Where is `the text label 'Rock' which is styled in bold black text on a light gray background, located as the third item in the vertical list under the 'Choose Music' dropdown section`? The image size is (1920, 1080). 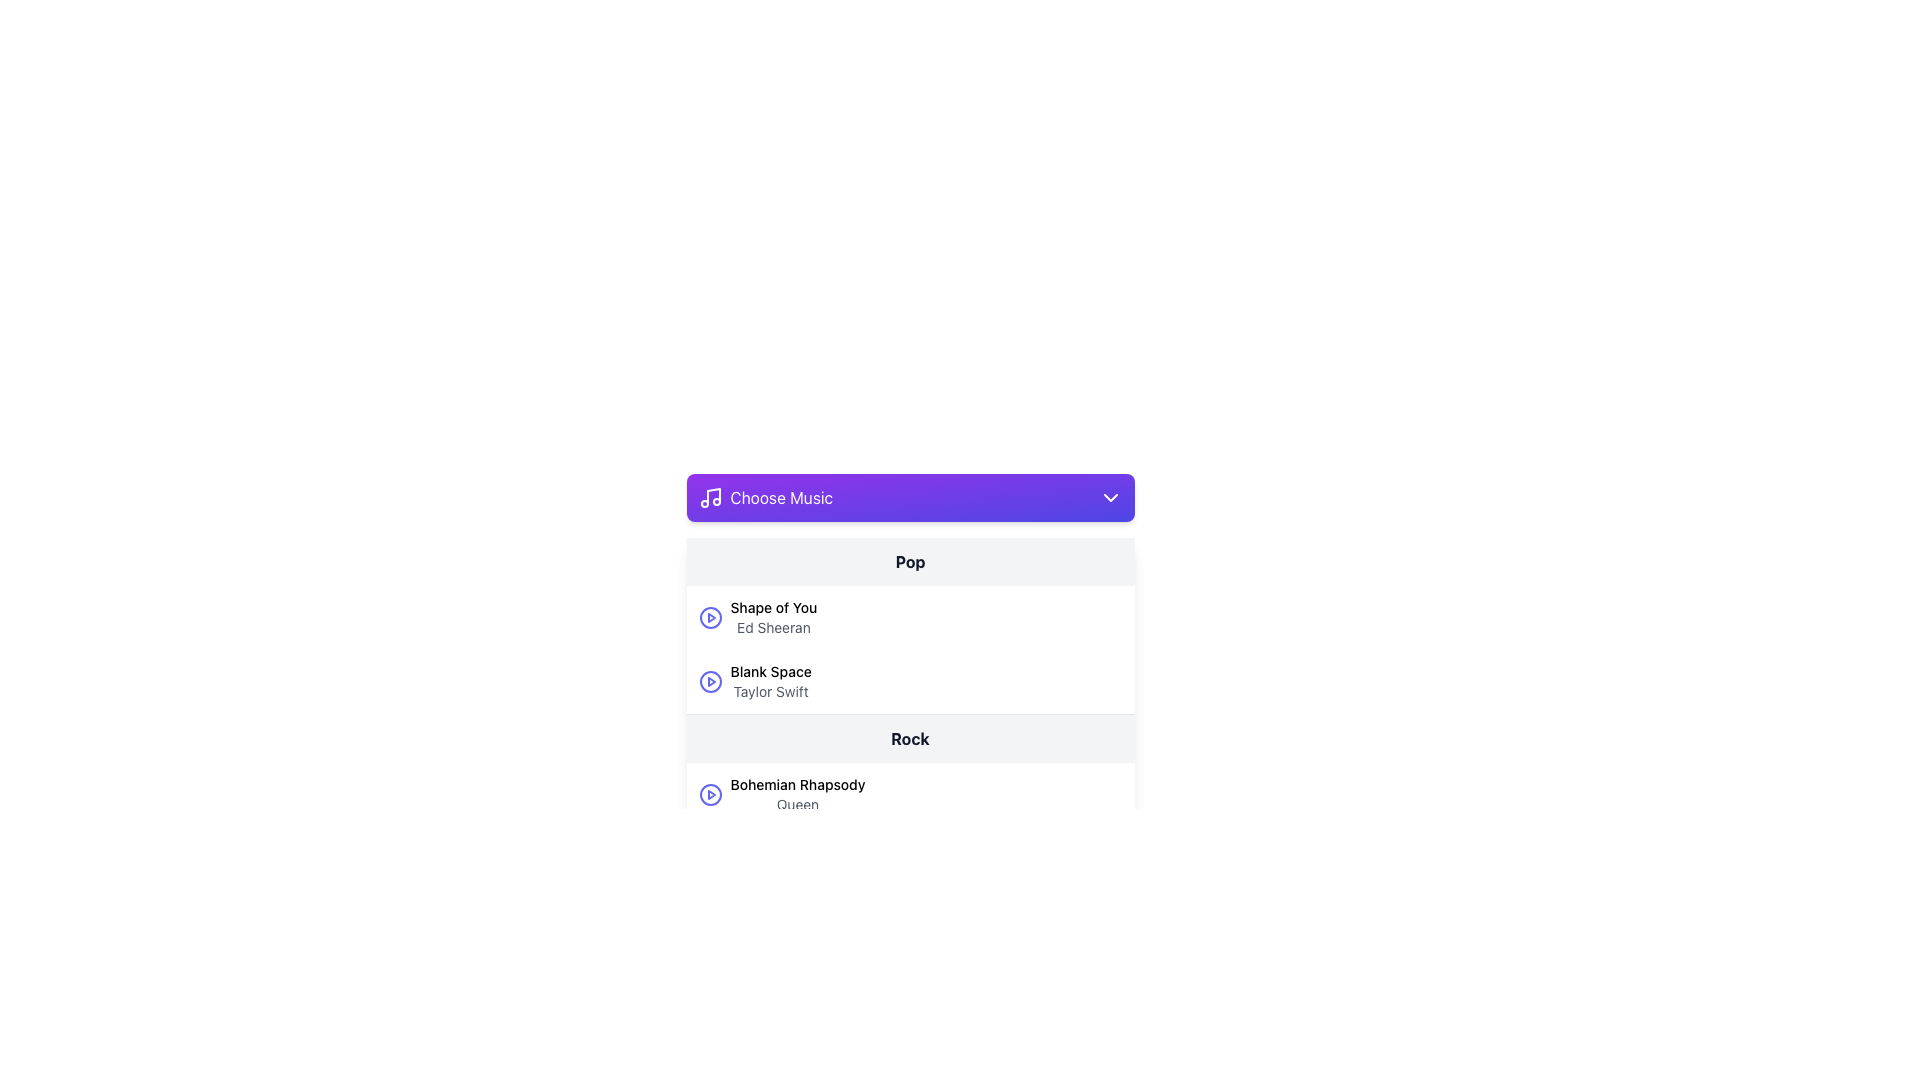
the text label 'Rock' which is styled in bold black text on a light gray background, located as the third item in the vertical list under the 'Choose Music' dropdown section is located at coordinates (909, 739).